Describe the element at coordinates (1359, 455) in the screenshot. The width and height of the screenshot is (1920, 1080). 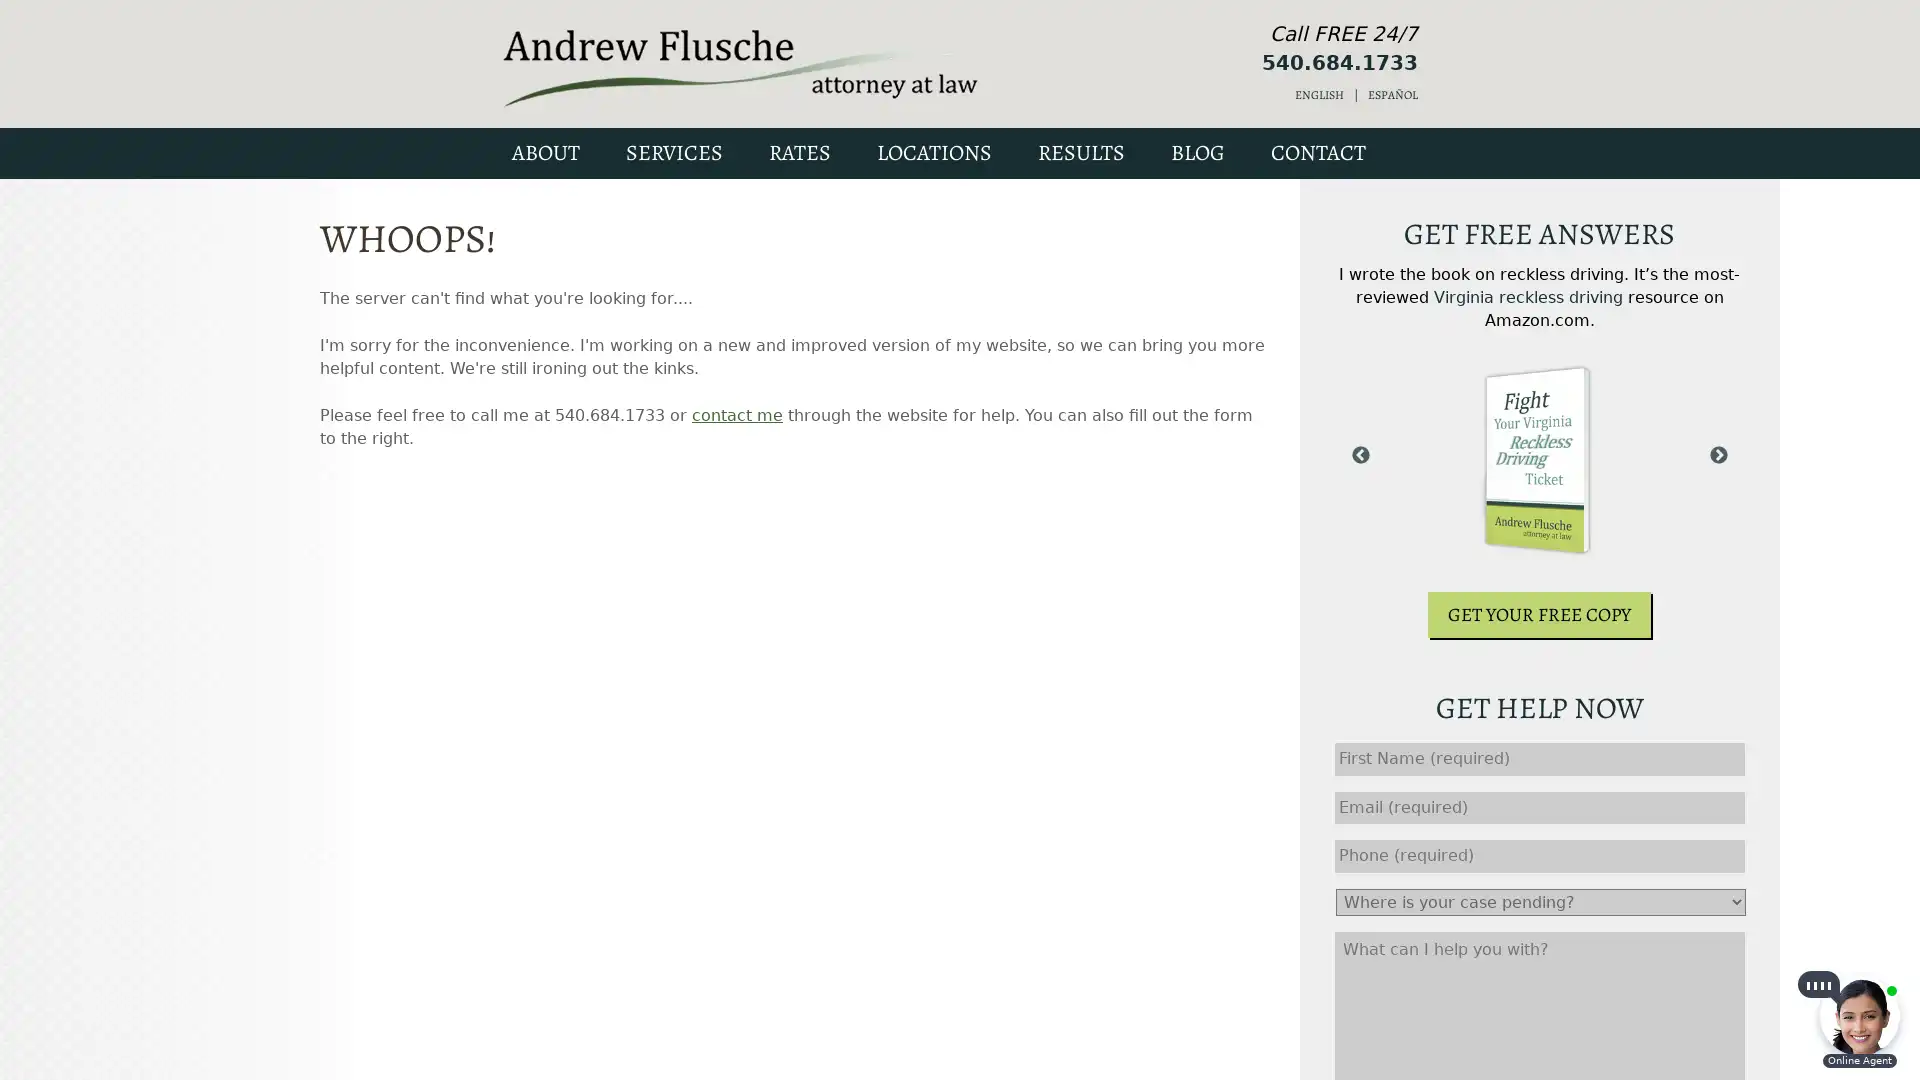
I see `Previous` at that location.